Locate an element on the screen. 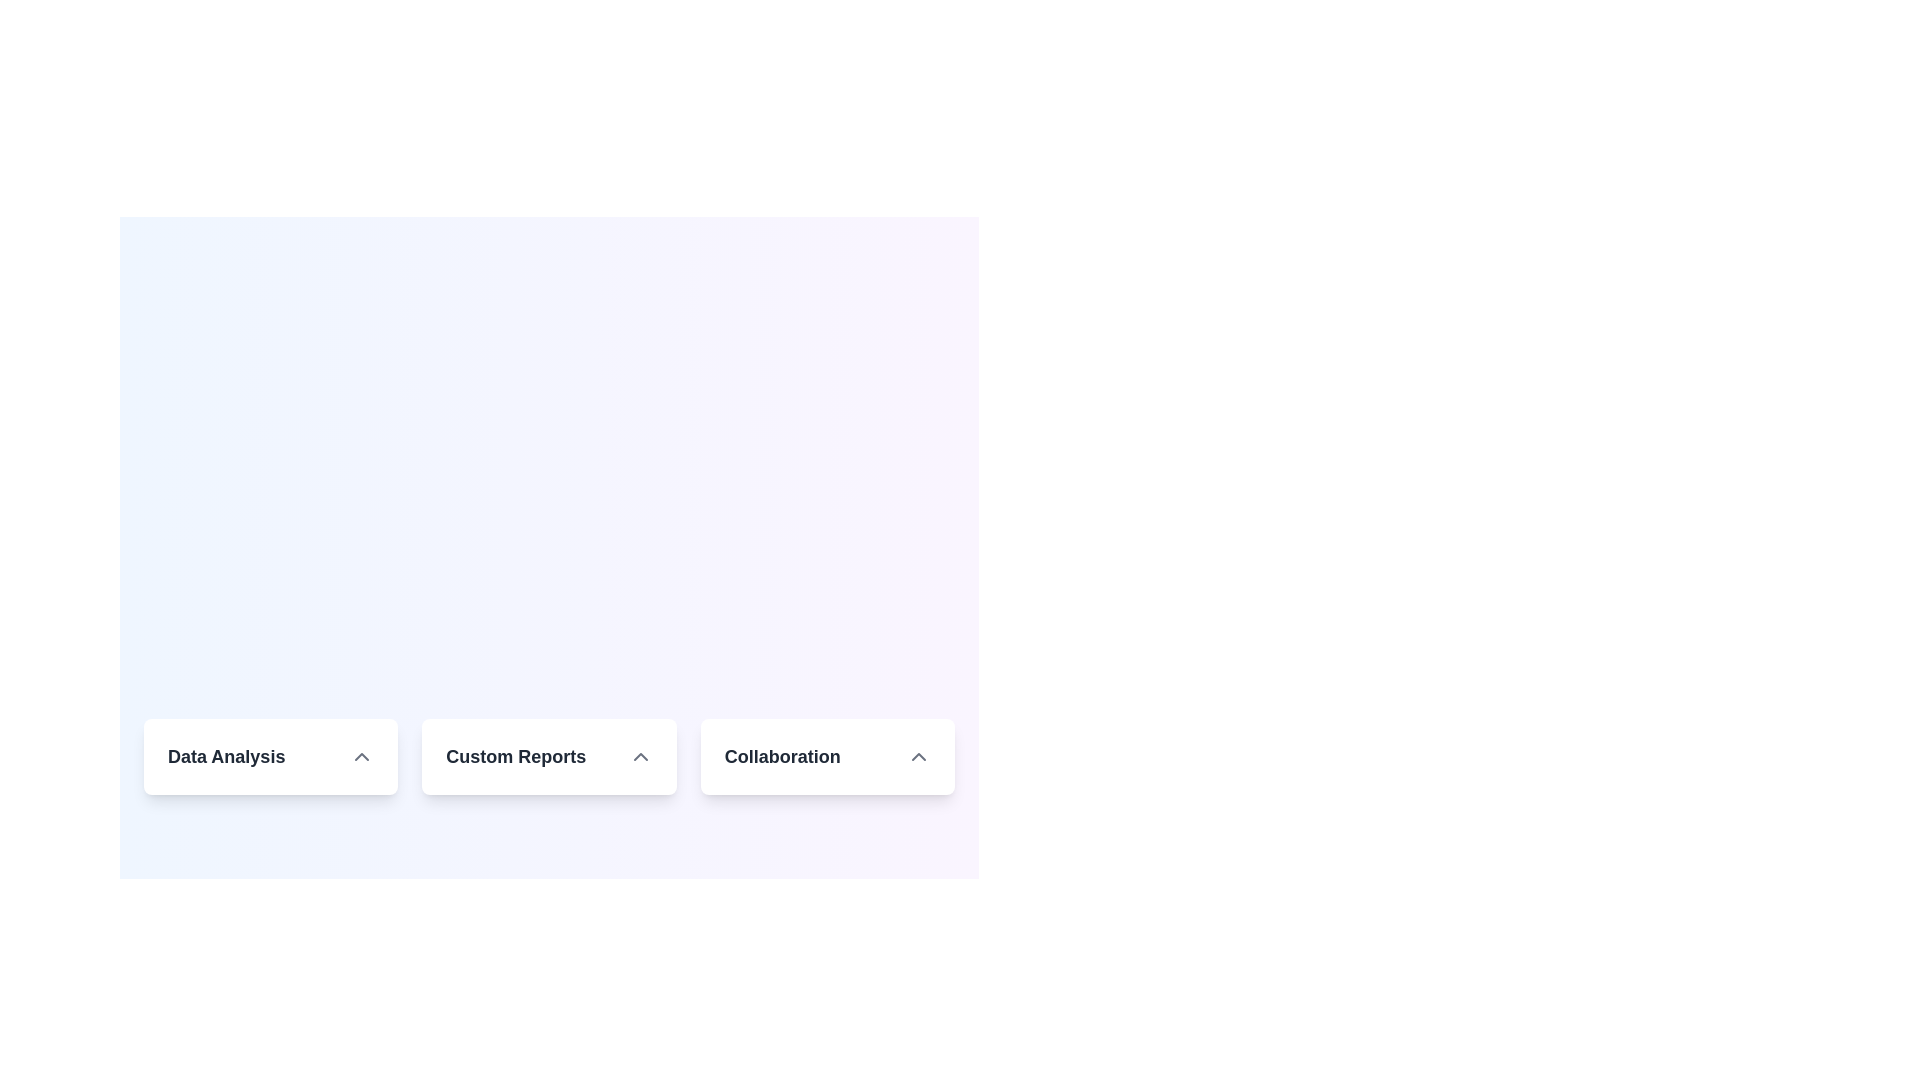  the 'Custom Reports' button which is a horizontal box with bold text and an upward chevron icon, located between 'Data Analysis' and 'Collaboration' is located at coordinates (549, 756).